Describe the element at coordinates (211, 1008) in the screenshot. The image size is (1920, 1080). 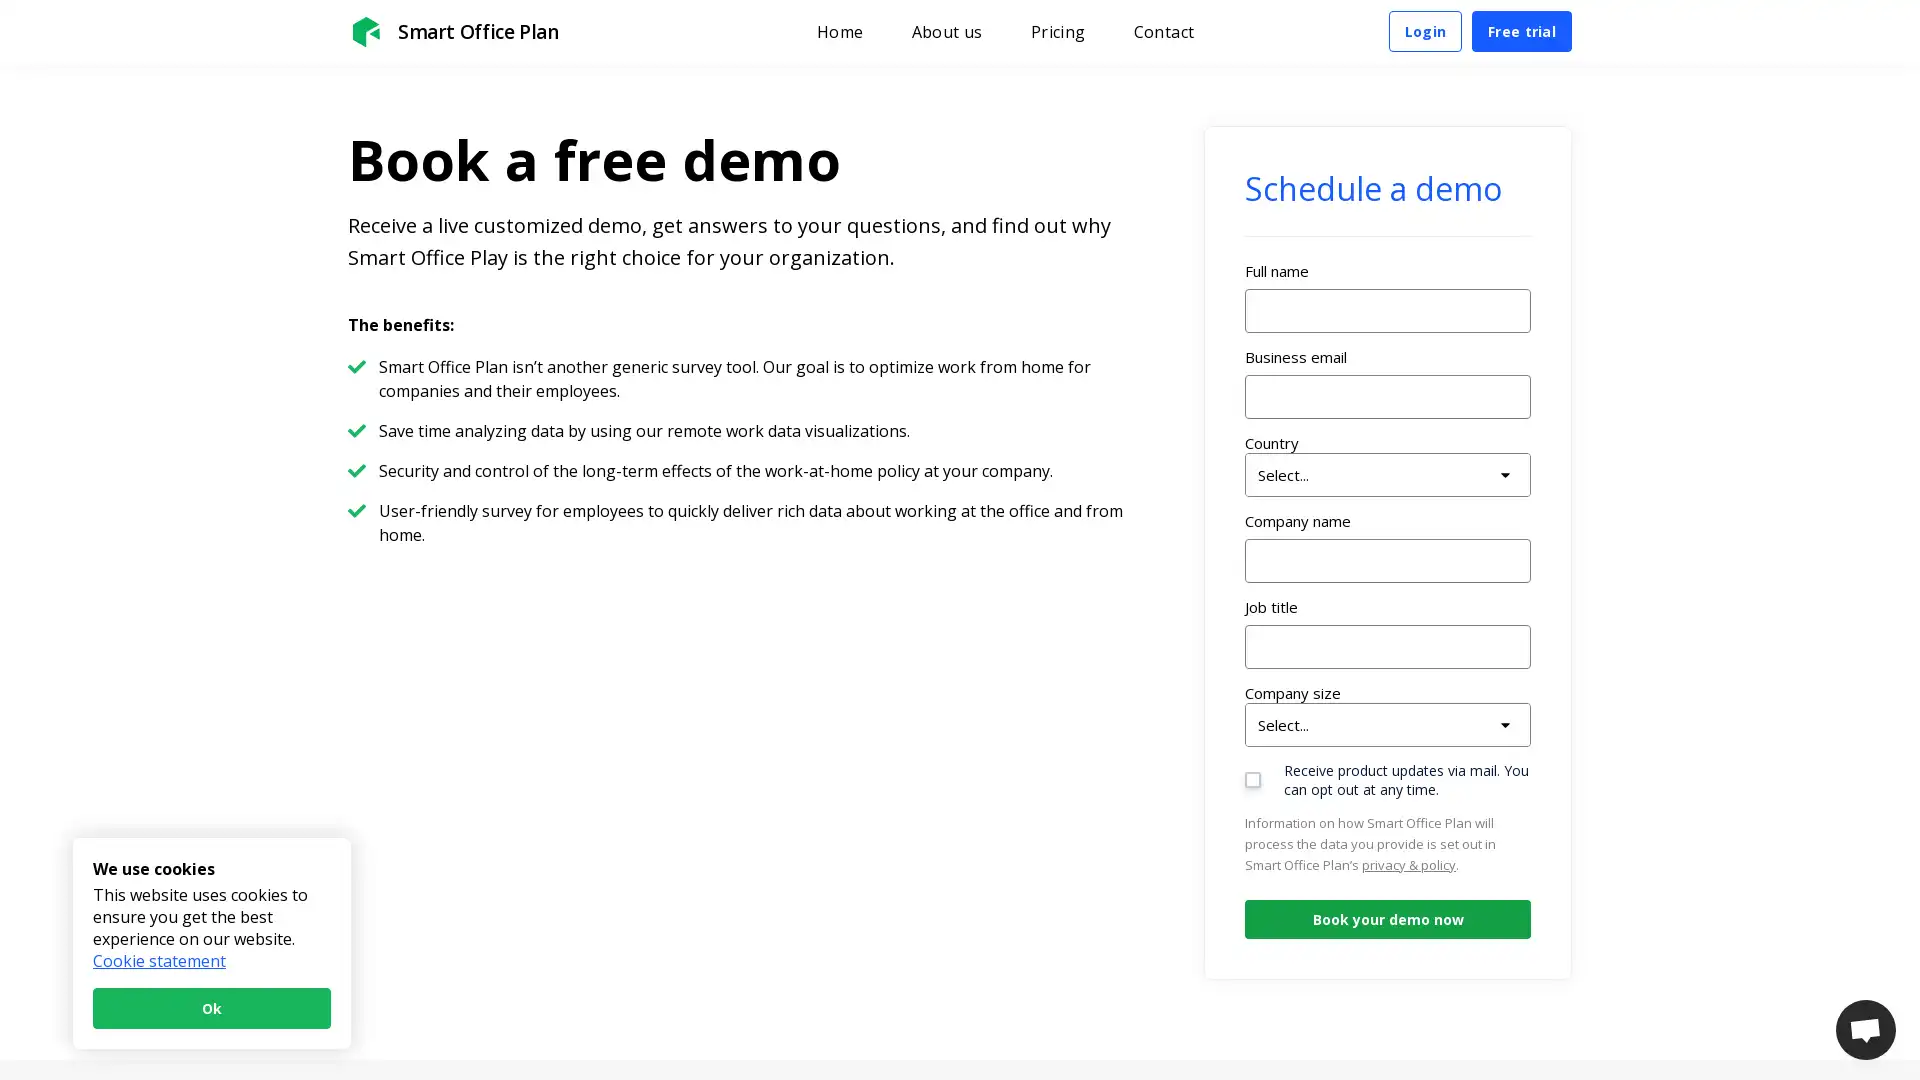
I see `Ok` at that location.